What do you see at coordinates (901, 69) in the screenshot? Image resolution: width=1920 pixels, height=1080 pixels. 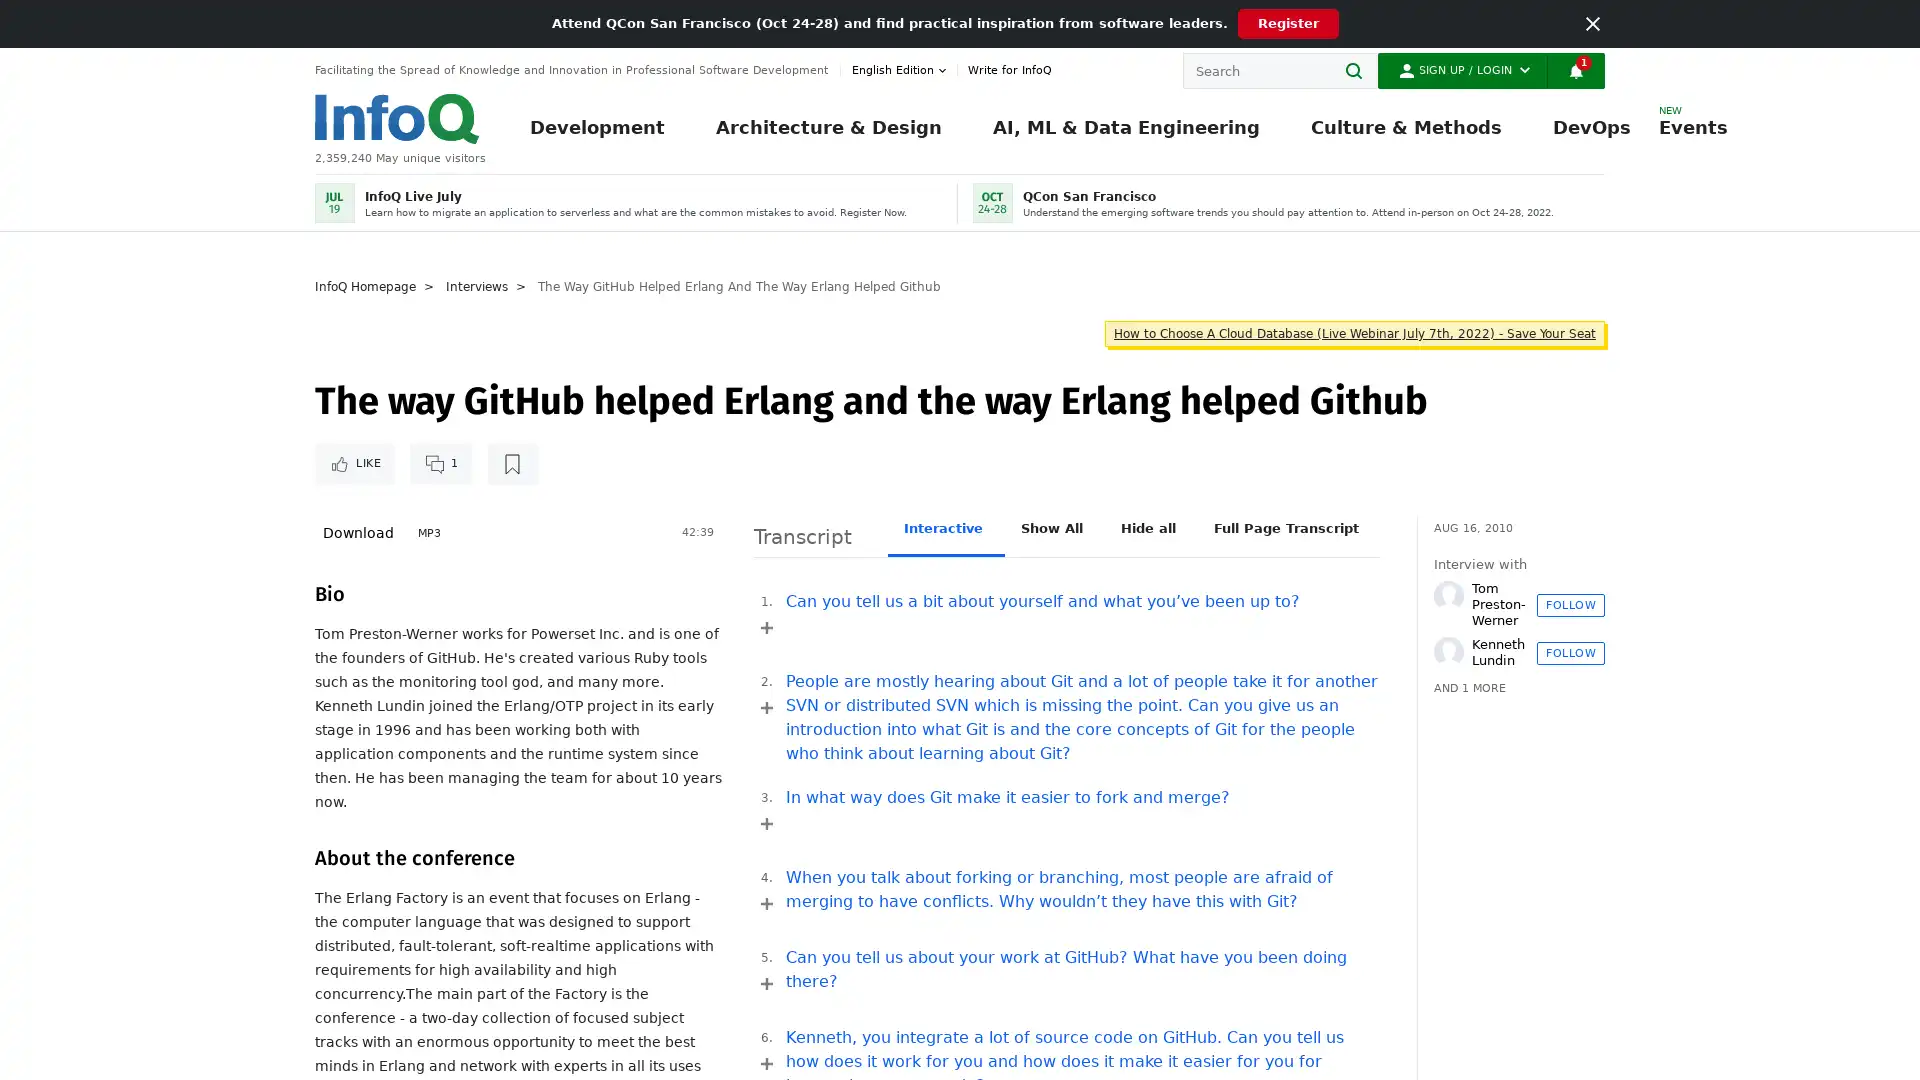 I see `English edition` at bounding box center [901, 69].